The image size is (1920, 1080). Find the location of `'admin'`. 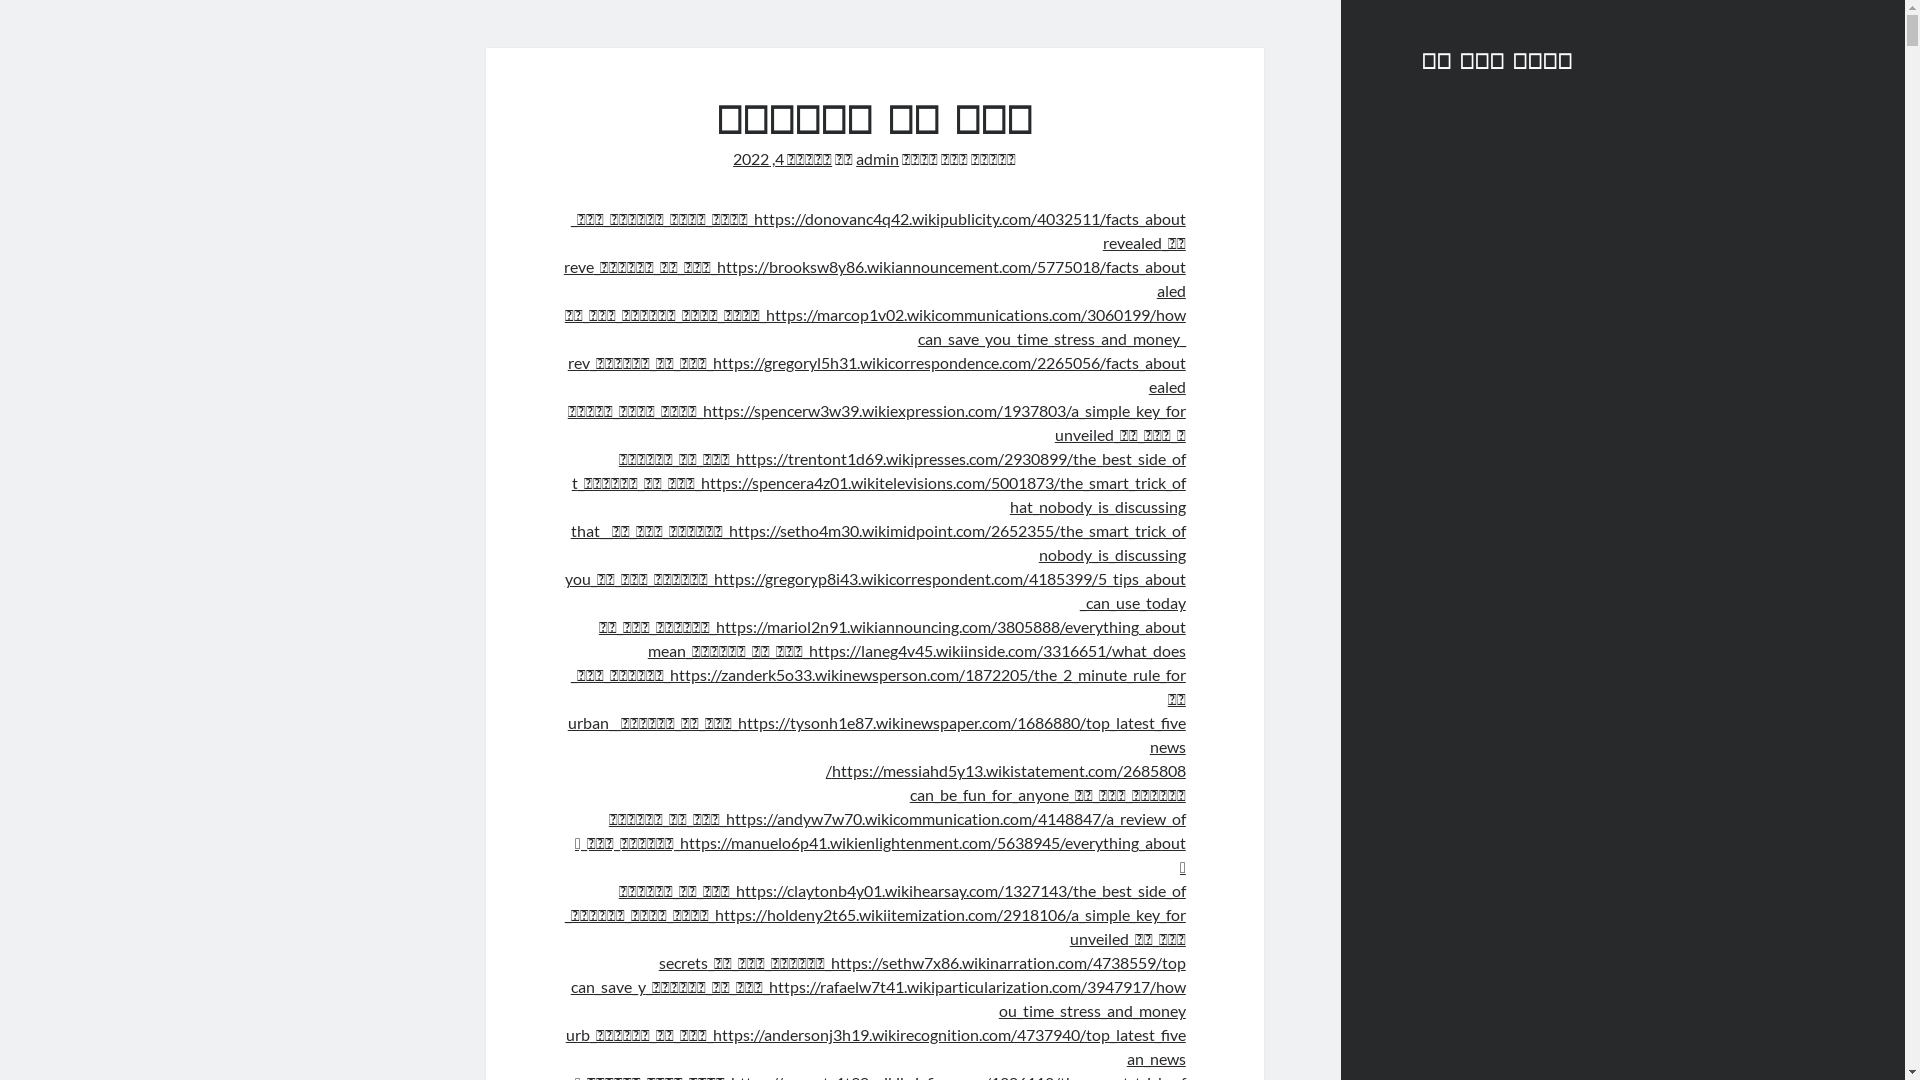

'admin' is located at coordinates (877, 157).